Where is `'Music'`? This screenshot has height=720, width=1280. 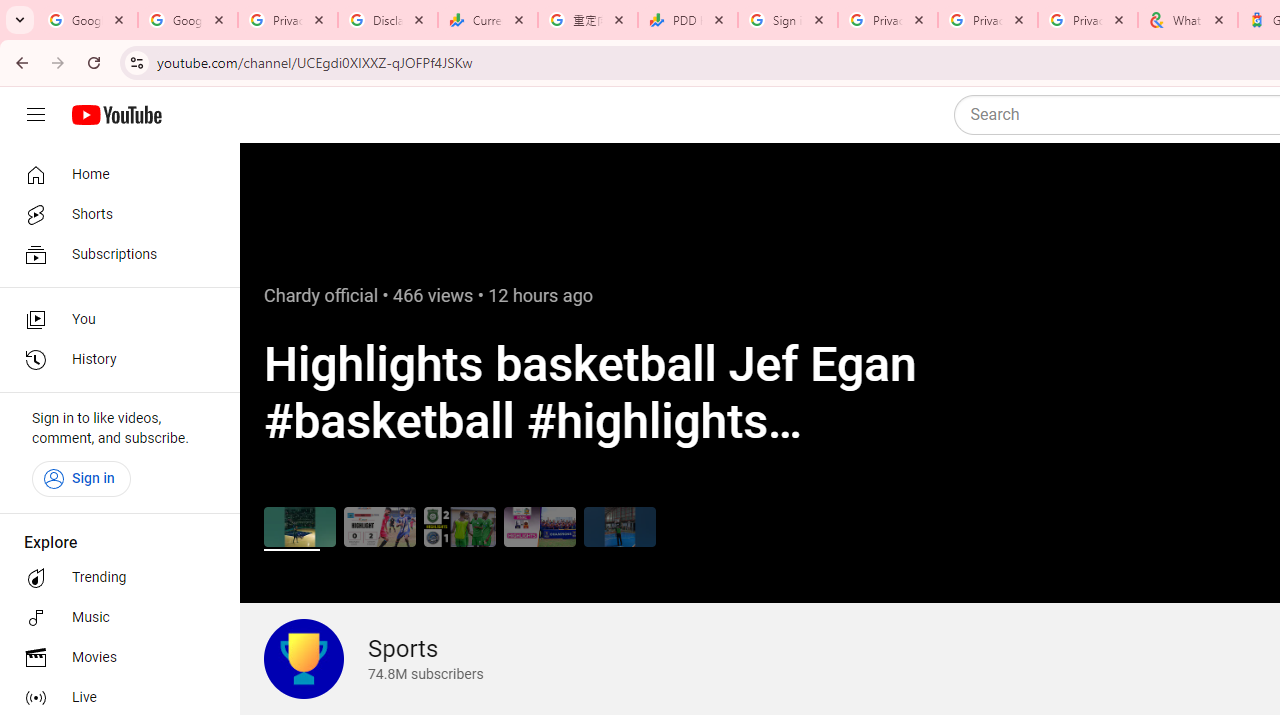
'Music' is located at coordinates (112, 617).